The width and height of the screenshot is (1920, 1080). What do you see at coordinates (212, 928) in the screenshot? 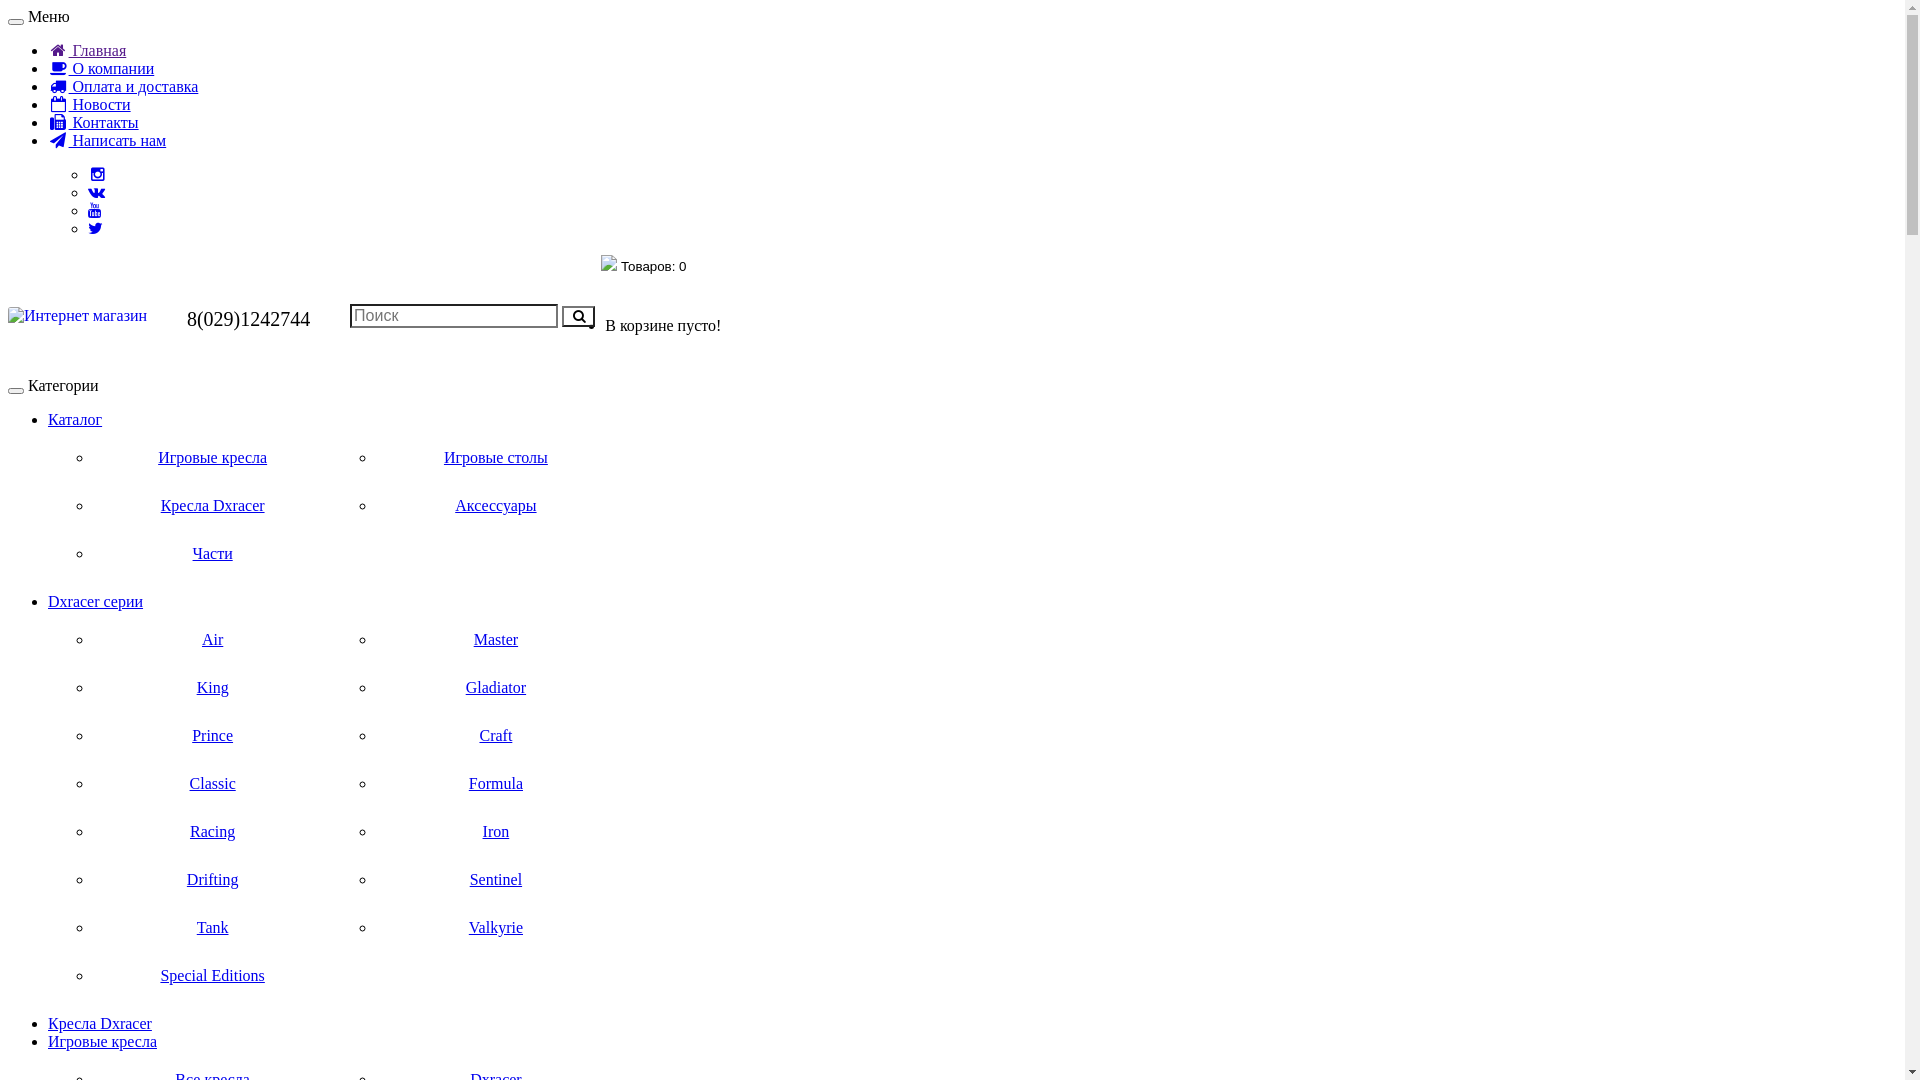
I see `'Tank'` at bounding box center [212, 928].